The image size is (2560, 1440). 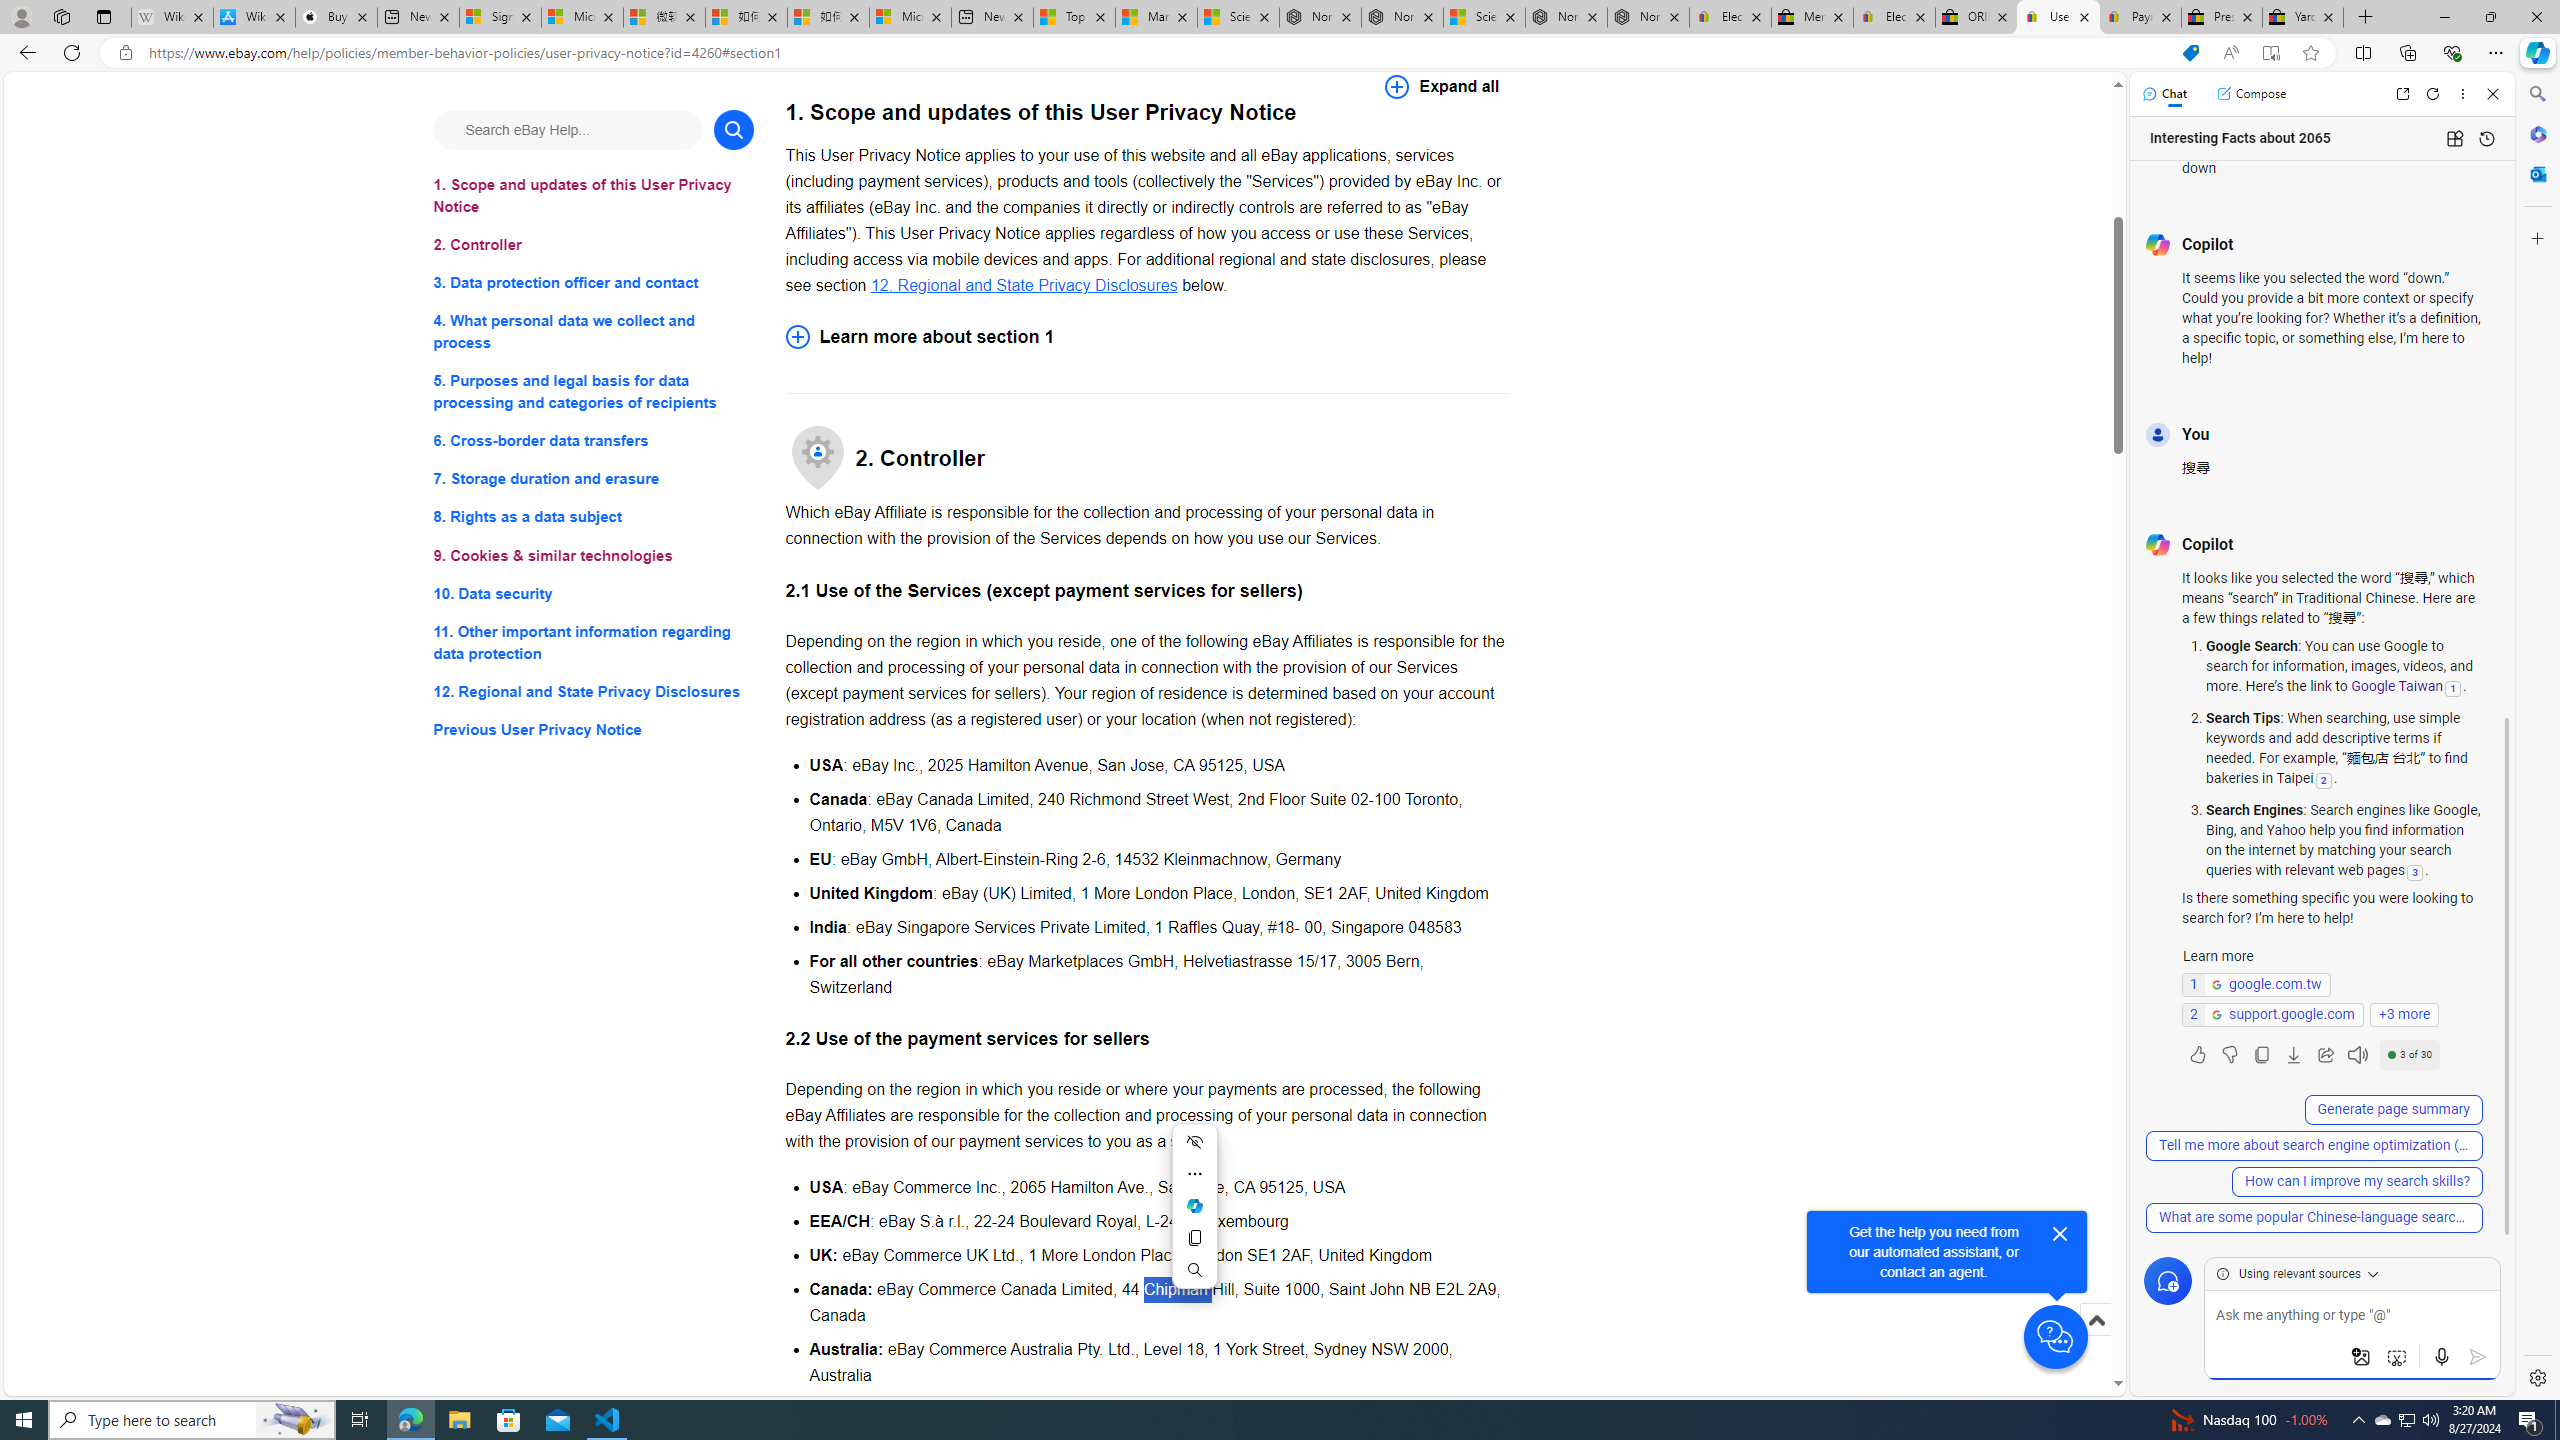 What do you see at coordinates (2190, 53) in the screenshot?
I see `'This site has coupons! Shopping in Microsoft Edge'` at bounding box center [2190, 53].